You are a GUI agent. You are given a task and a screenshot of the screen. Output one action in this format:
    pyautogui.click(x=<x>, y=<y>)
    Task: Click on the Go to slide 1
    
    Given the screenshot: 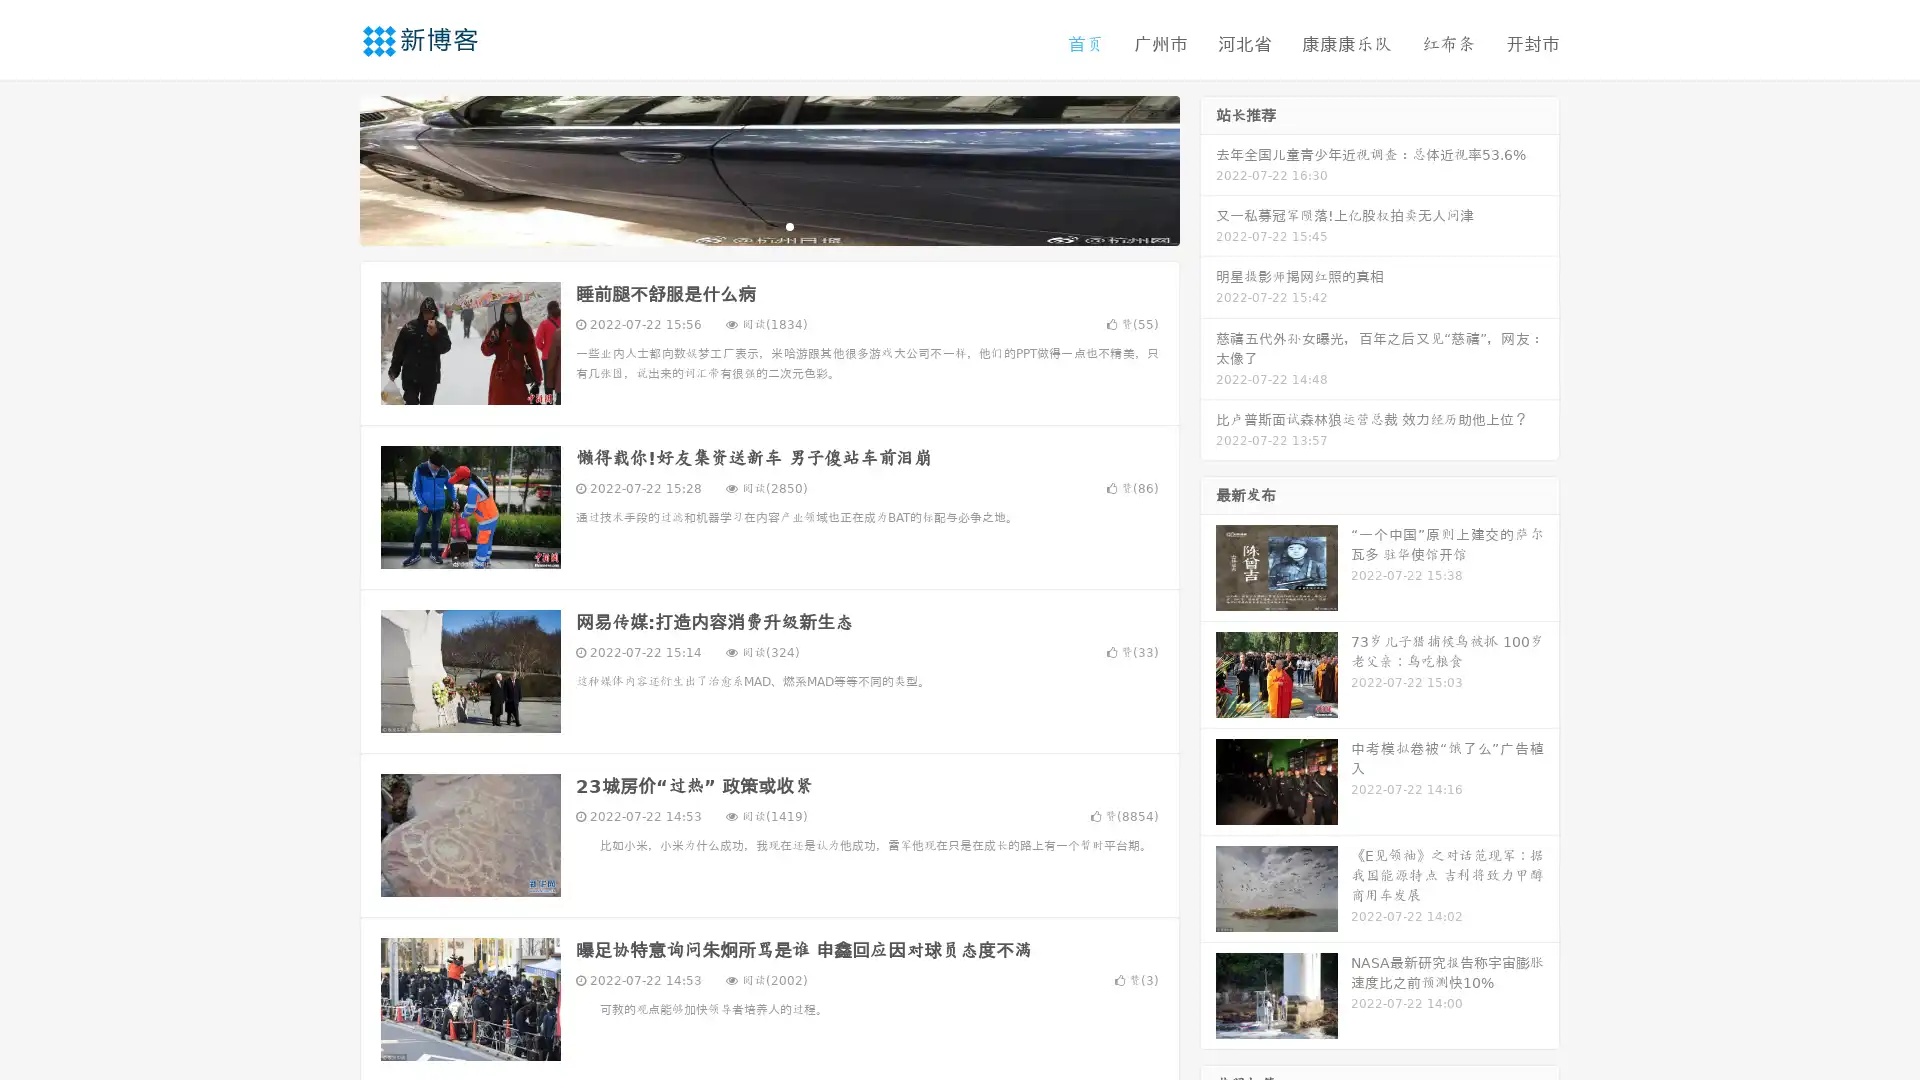 What is the action you would take?
    pyautogui.click(x=748, y=225)
    